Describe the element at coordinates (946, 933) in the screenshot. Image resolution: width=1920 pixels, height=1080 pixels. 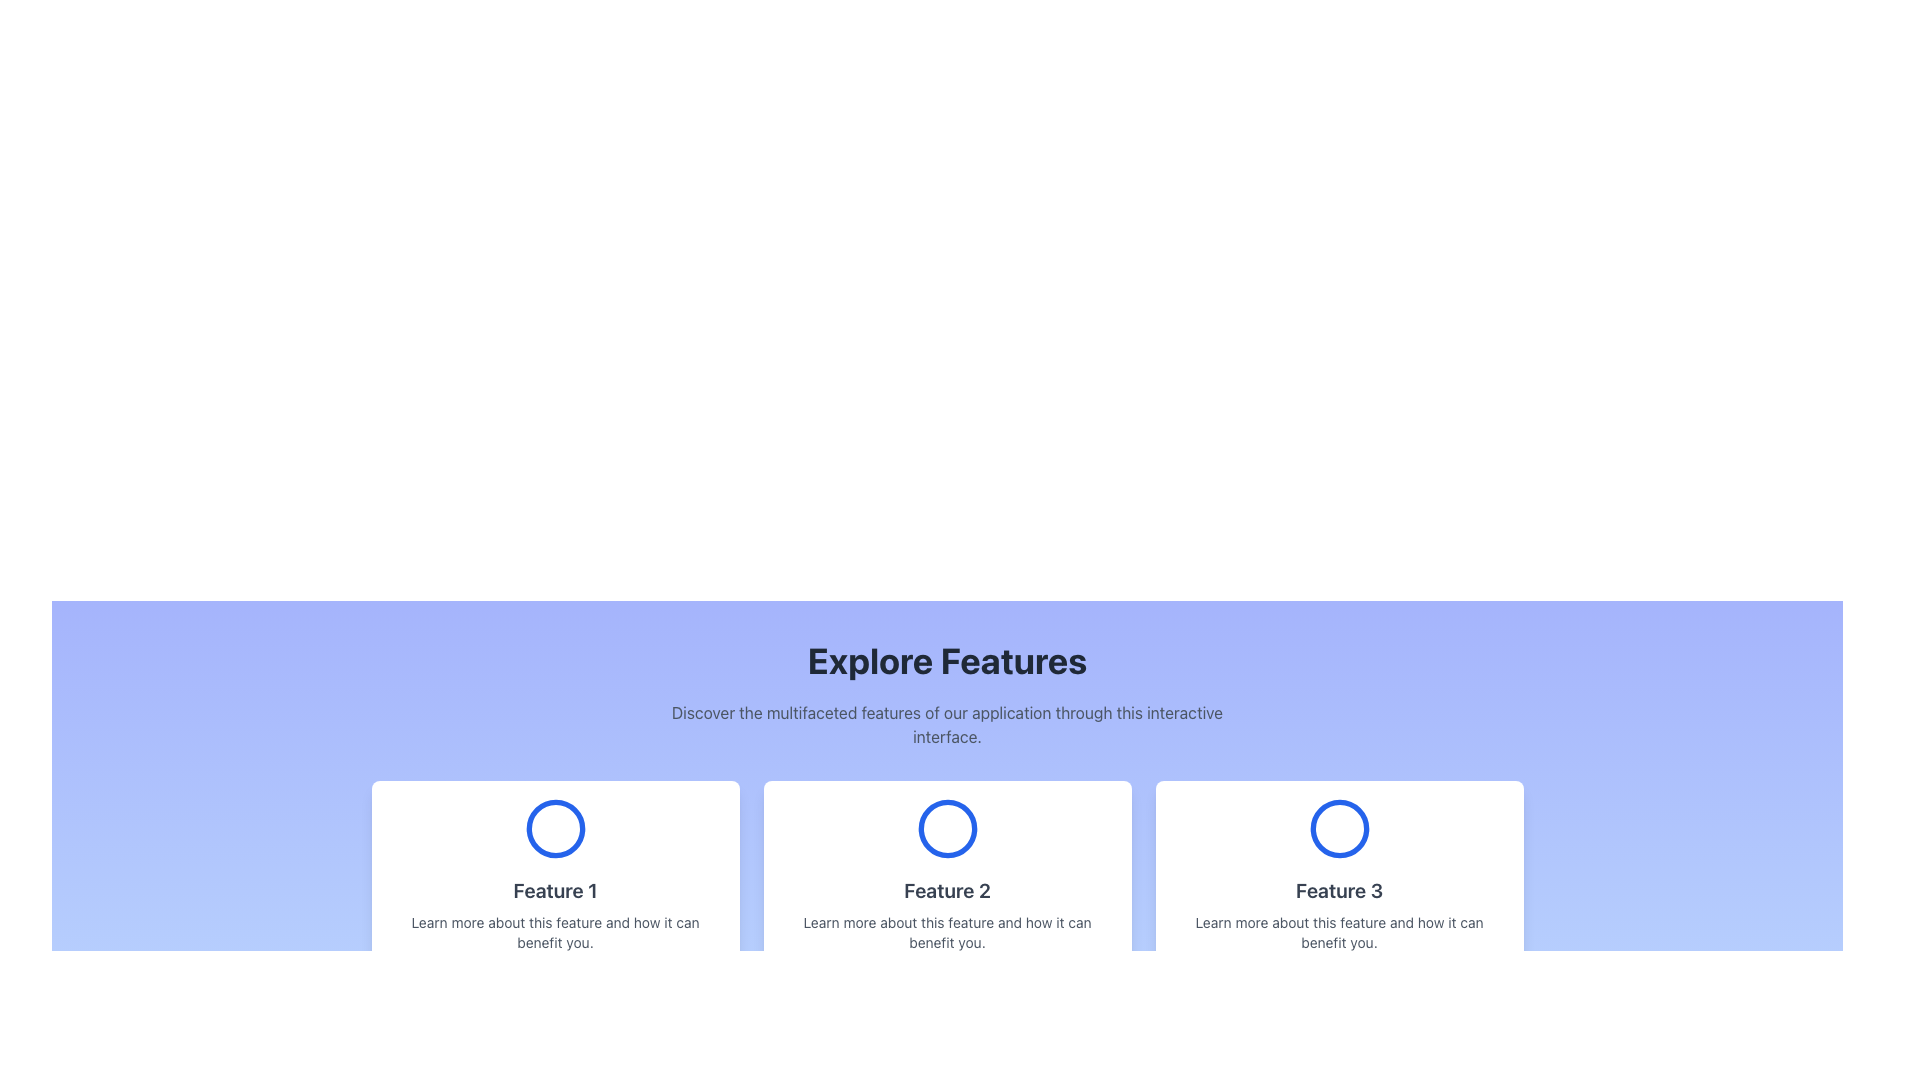
I see `the second text paragraph in the 'Feature 2' card, which is located directly below the title 'Feature 2' and above the 'View Details' link` at that location.